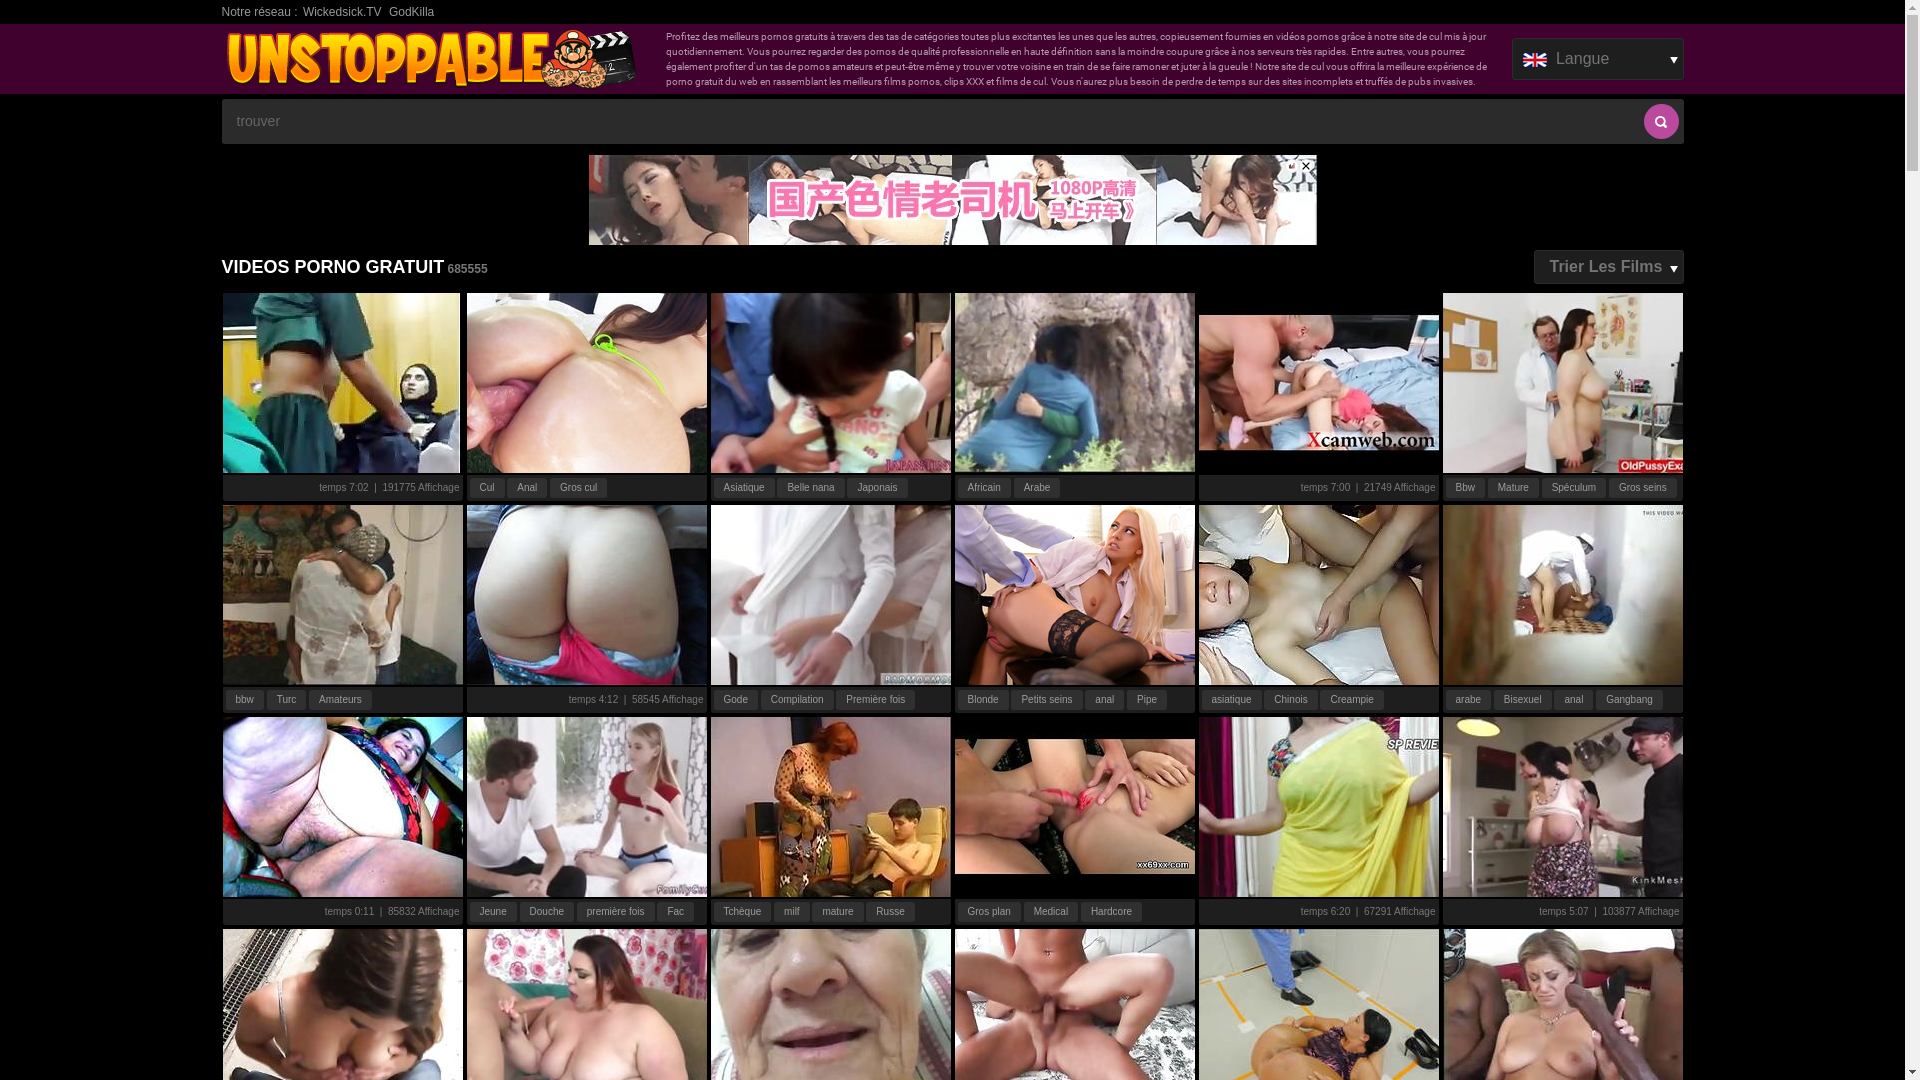 This screenshot has width=1920, height=1080. Describe the element at coordinates (846, 488) in the screenshot. I see `'Japonais'` at that location.